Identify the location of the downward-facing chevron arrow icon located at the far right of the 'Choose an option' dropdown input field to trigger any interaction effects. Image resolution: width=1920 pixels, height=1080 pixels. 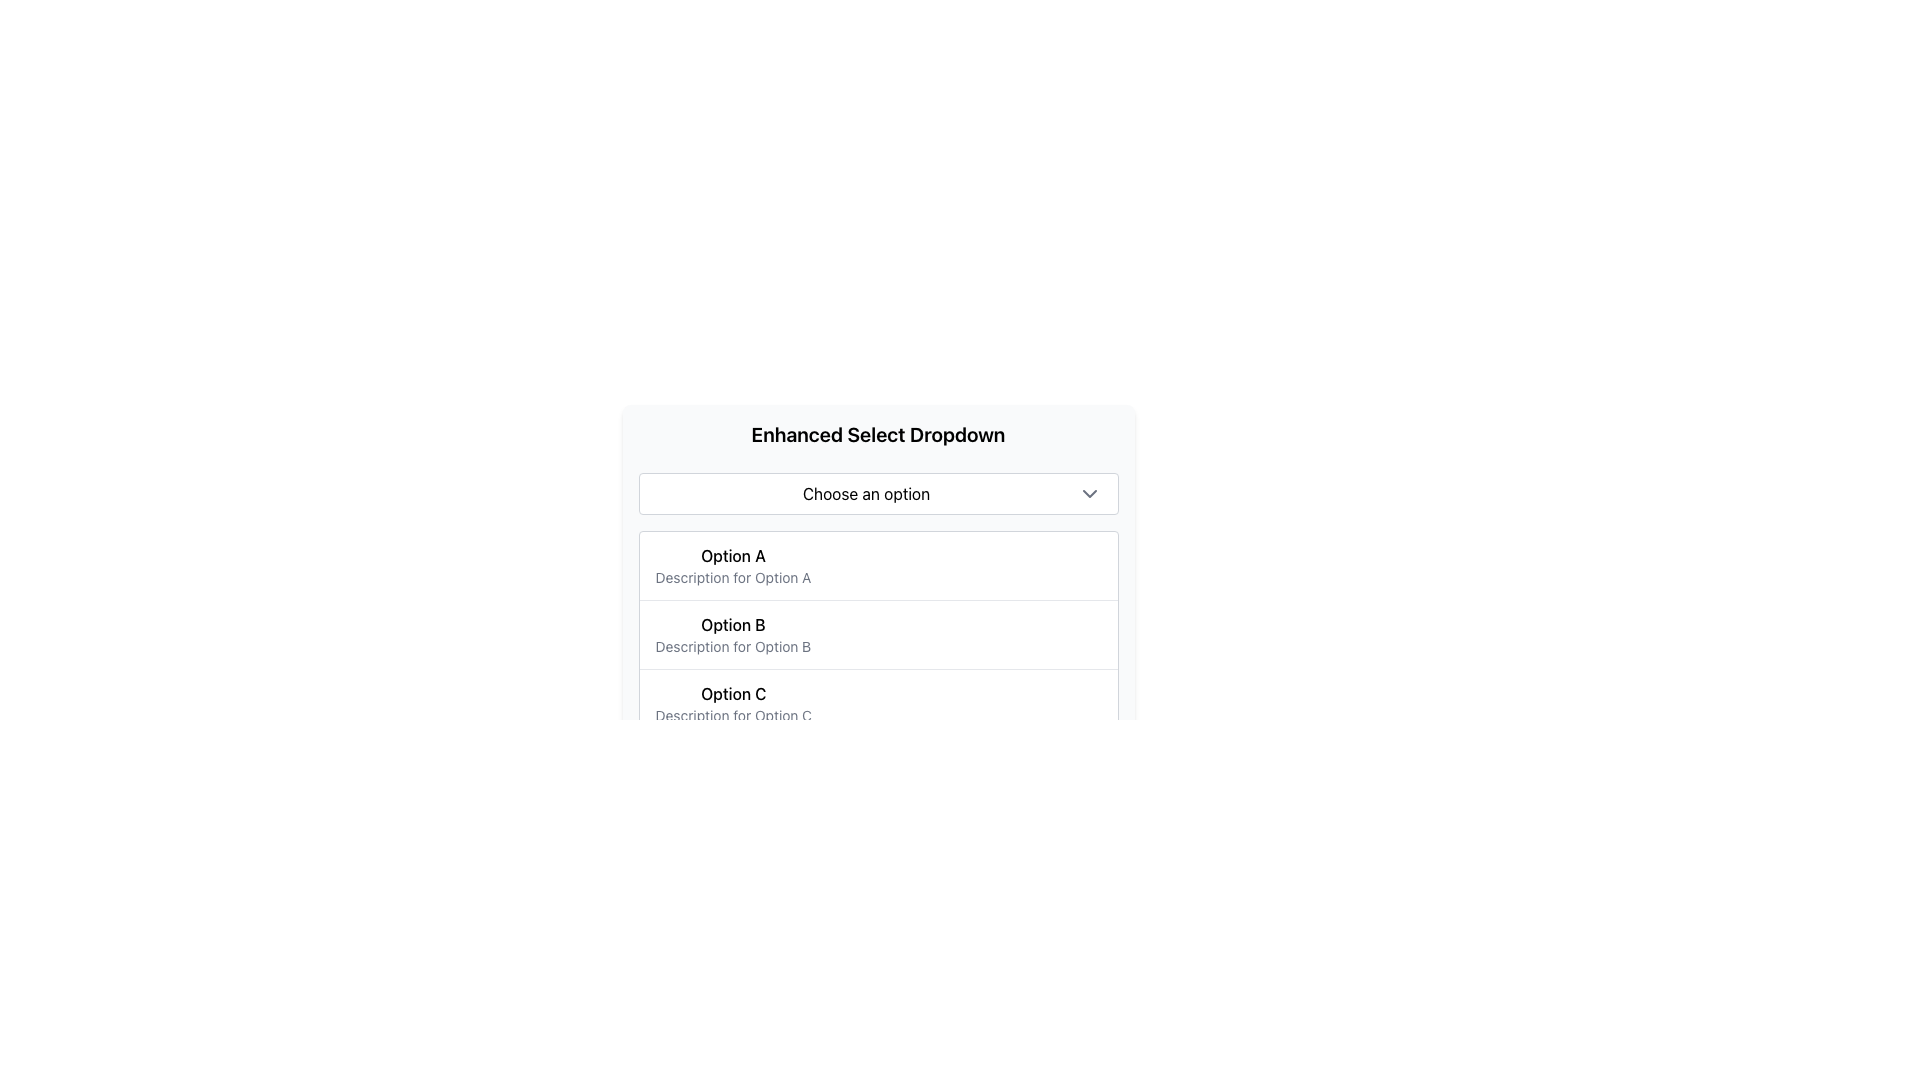
(1088, 493).